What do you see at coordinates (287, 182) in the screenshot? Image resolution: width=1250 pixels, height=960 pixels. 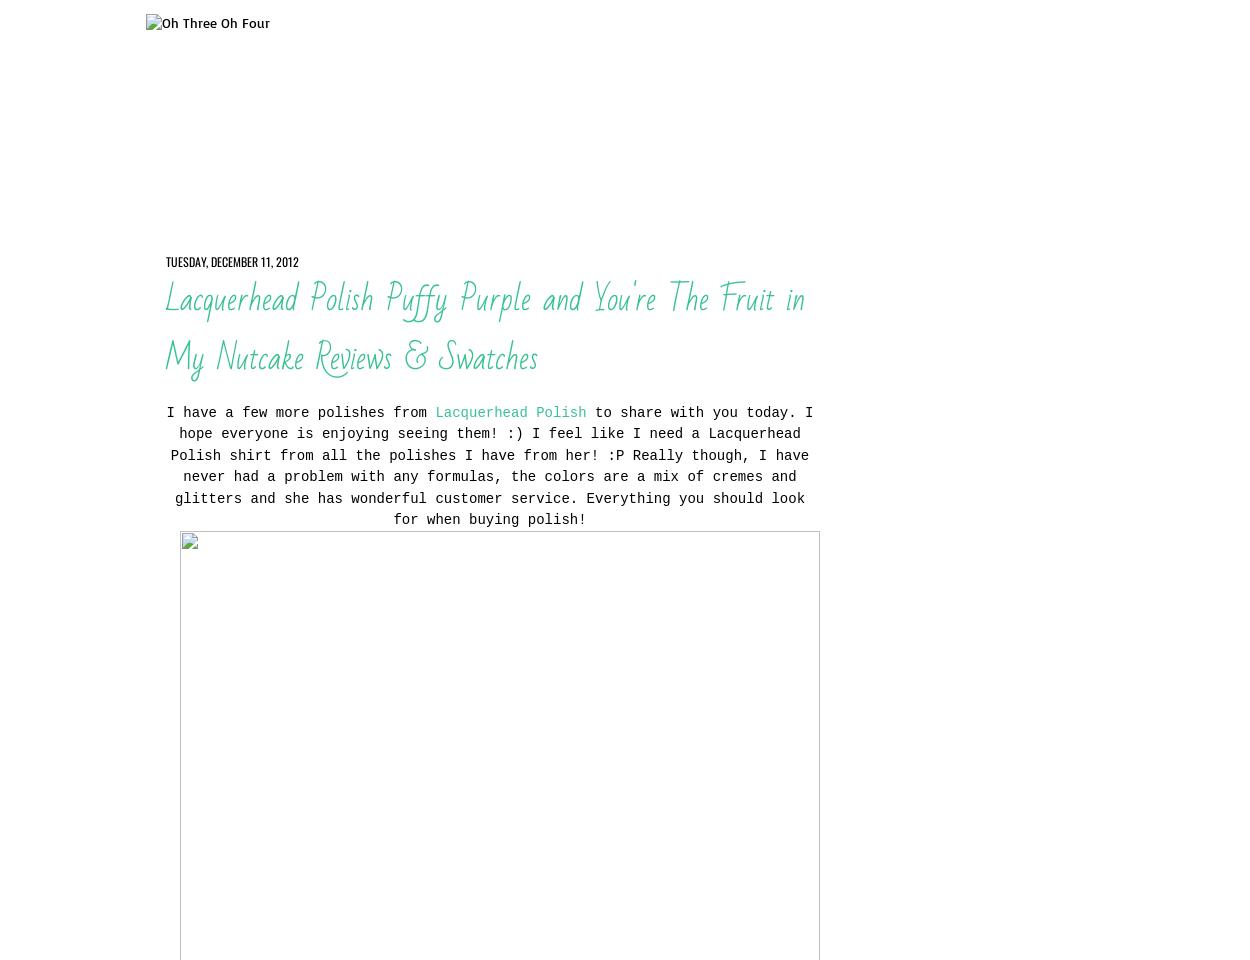 I see `'Home'` at bounding box center [287, 182].